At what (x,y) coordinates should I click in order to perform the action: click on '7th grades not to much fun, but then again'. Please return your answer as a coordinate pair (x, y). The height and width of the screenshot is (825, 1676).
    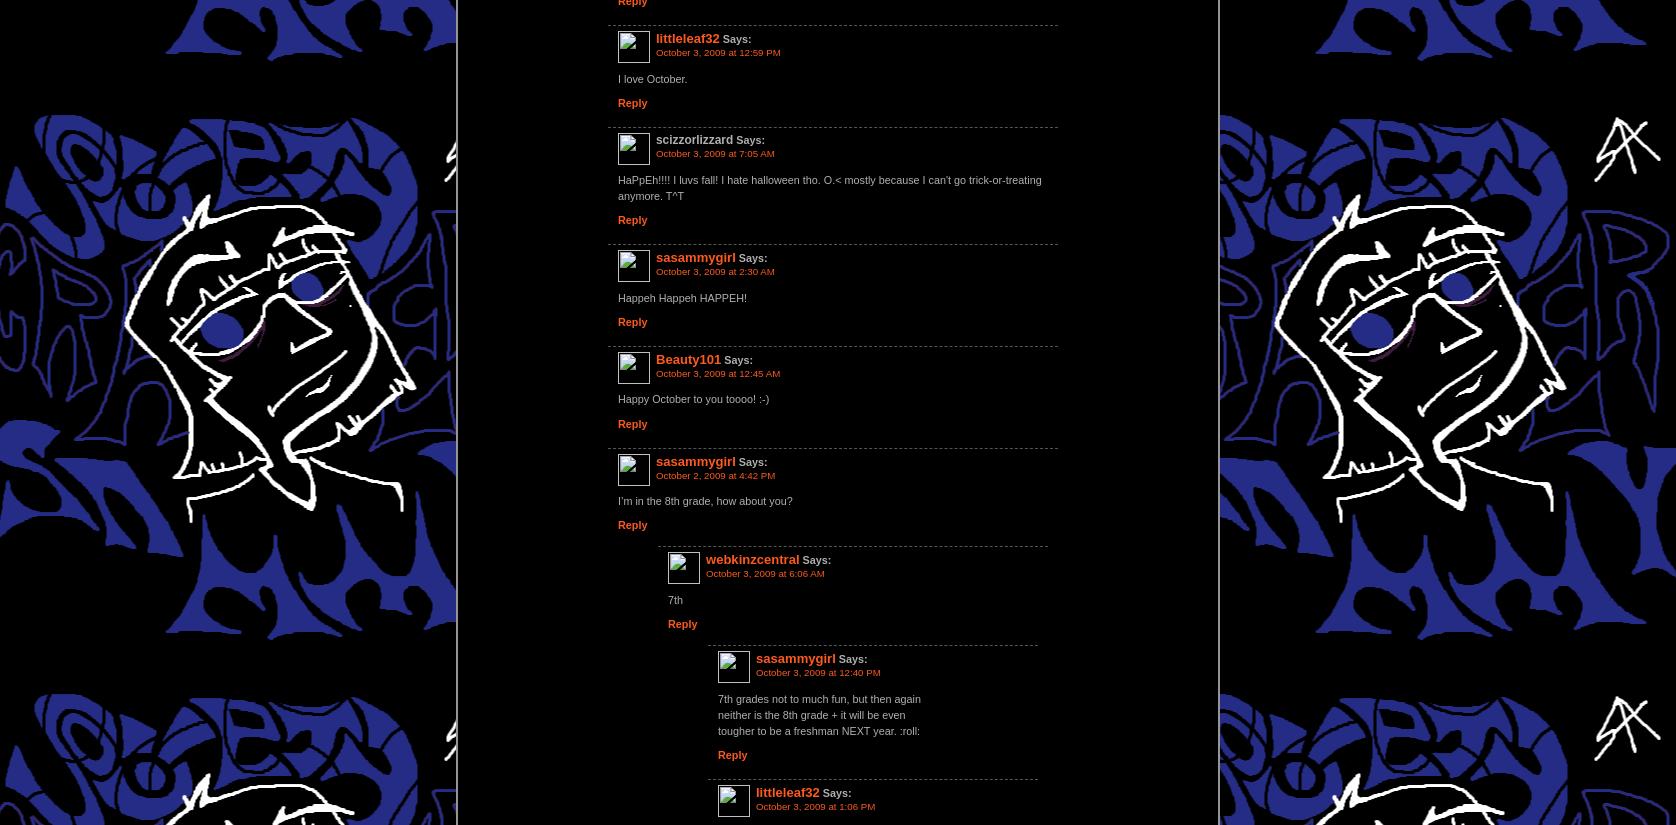
    Looking at the image, I should click on (818, 698).